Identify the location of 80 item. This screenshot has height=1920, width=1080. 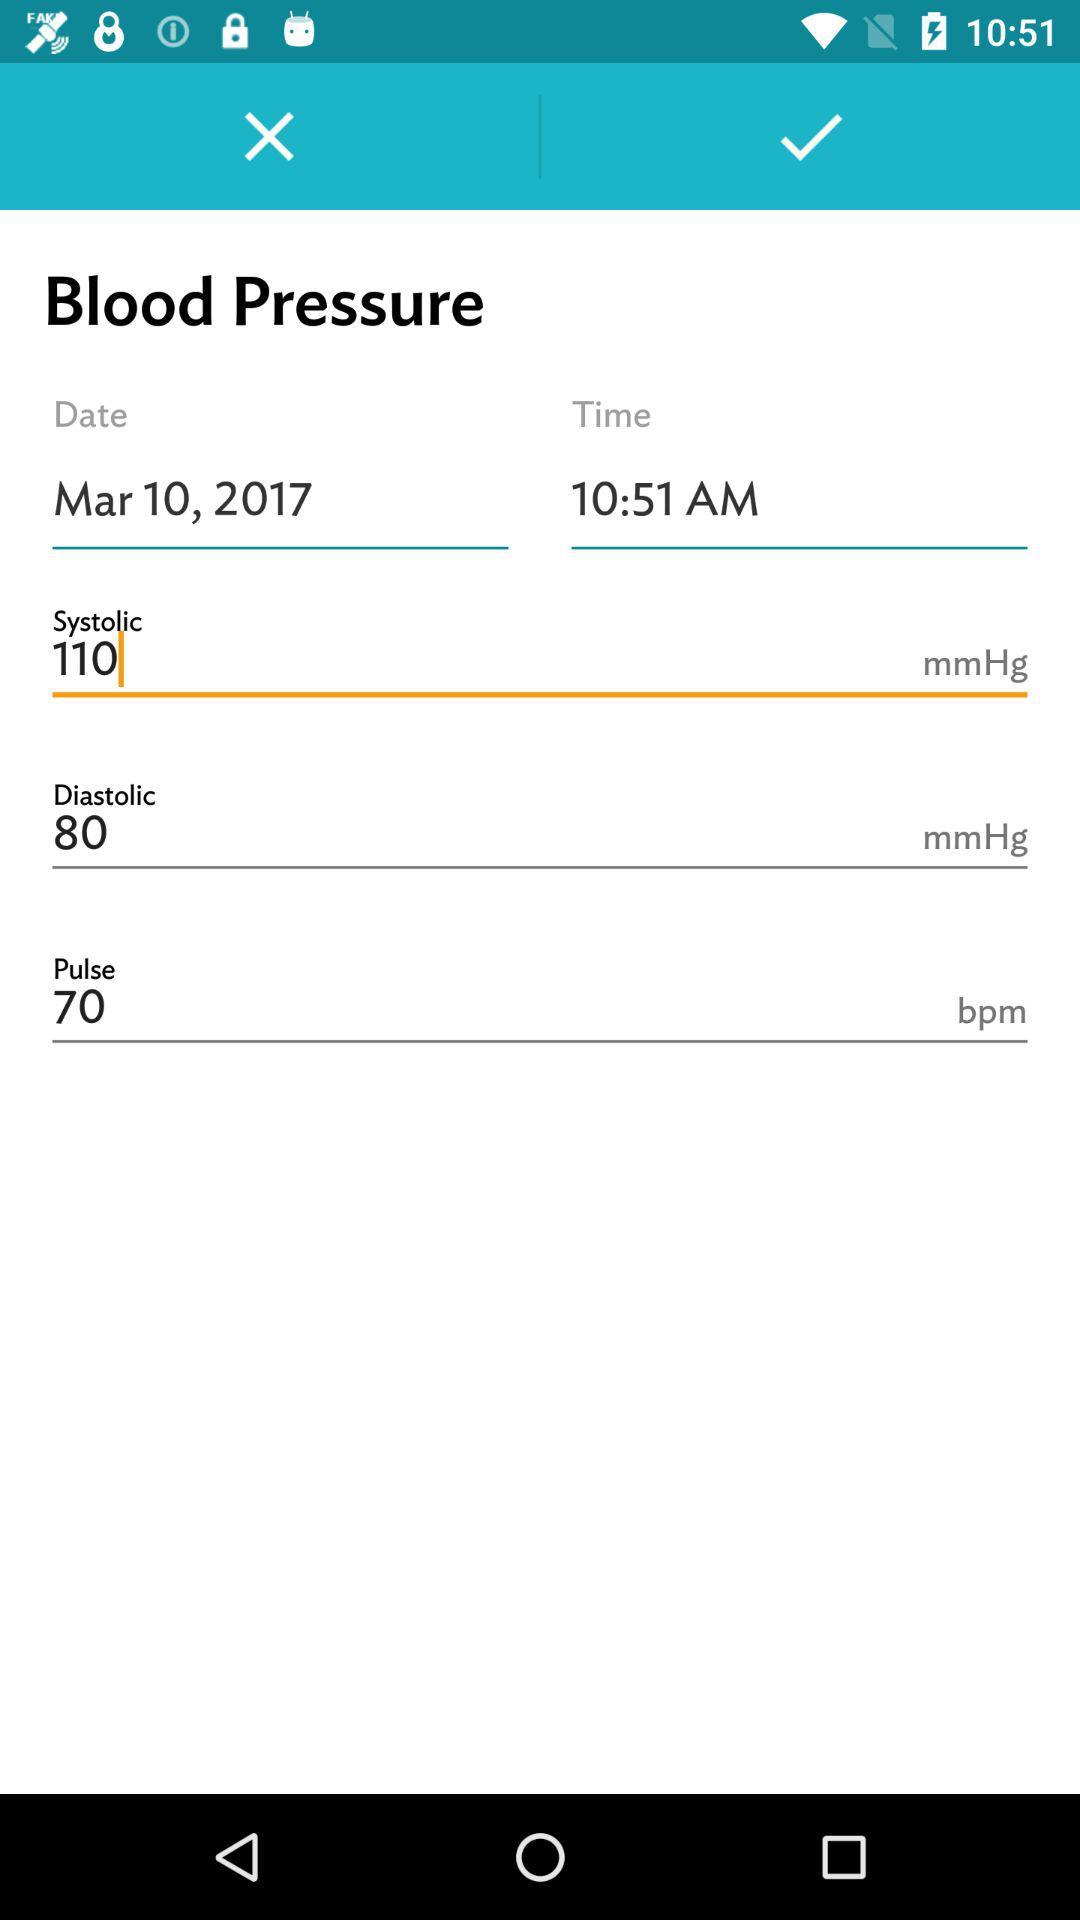
(540, 834).